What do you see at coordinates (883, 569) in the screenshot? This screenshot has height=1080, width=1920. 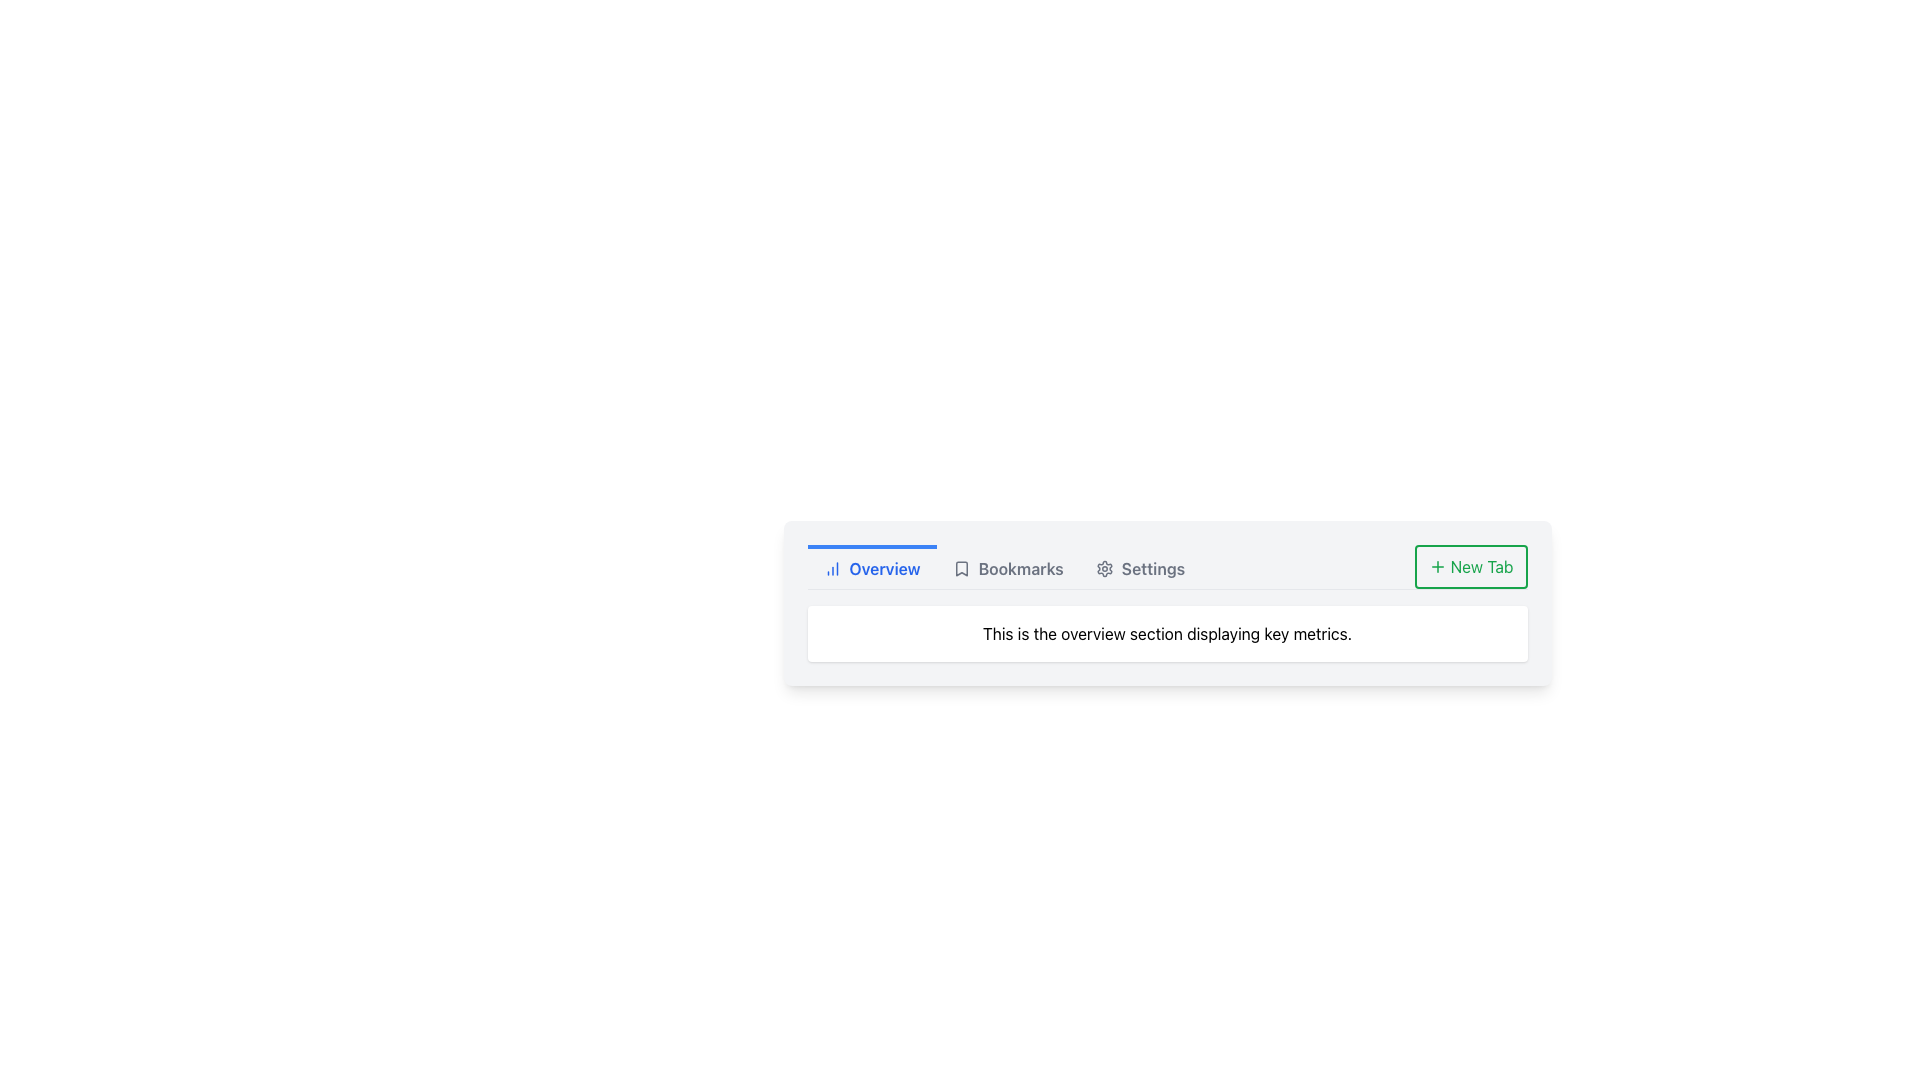 I see `the highlighted text label for the Overview section in the navigation menu` at bounding box center [883, 569].